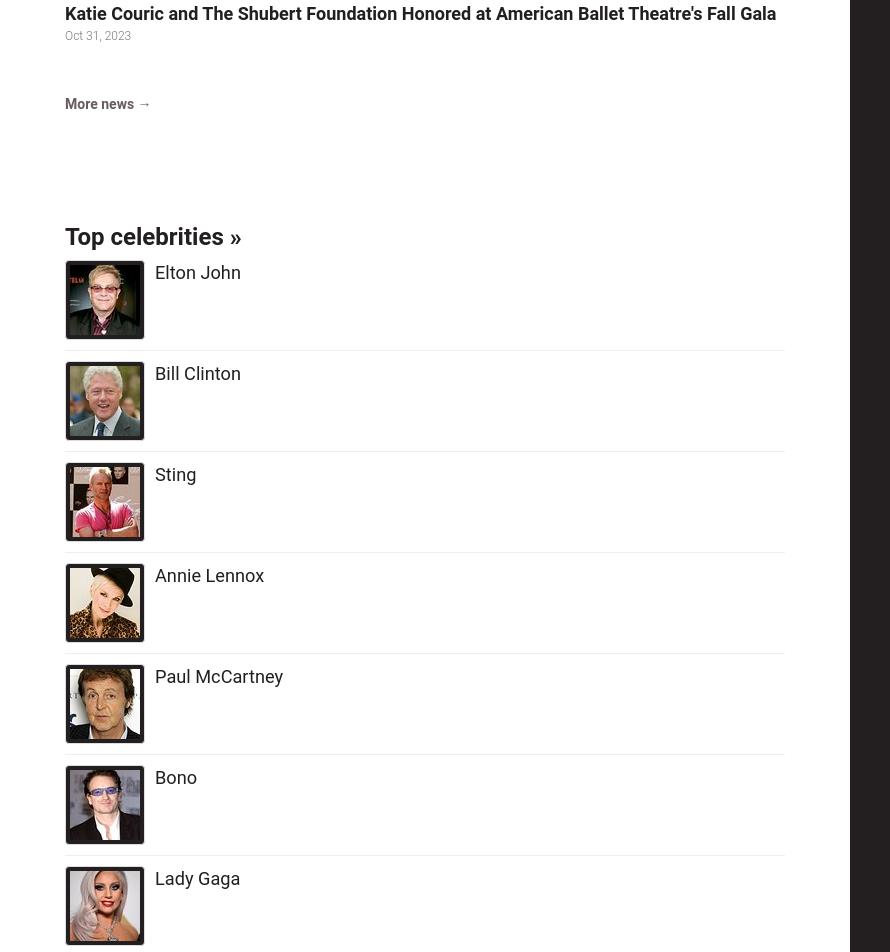 This screenshot has width=890, height=952. I want to click on 'Paul McCartney', so click(219, 676).